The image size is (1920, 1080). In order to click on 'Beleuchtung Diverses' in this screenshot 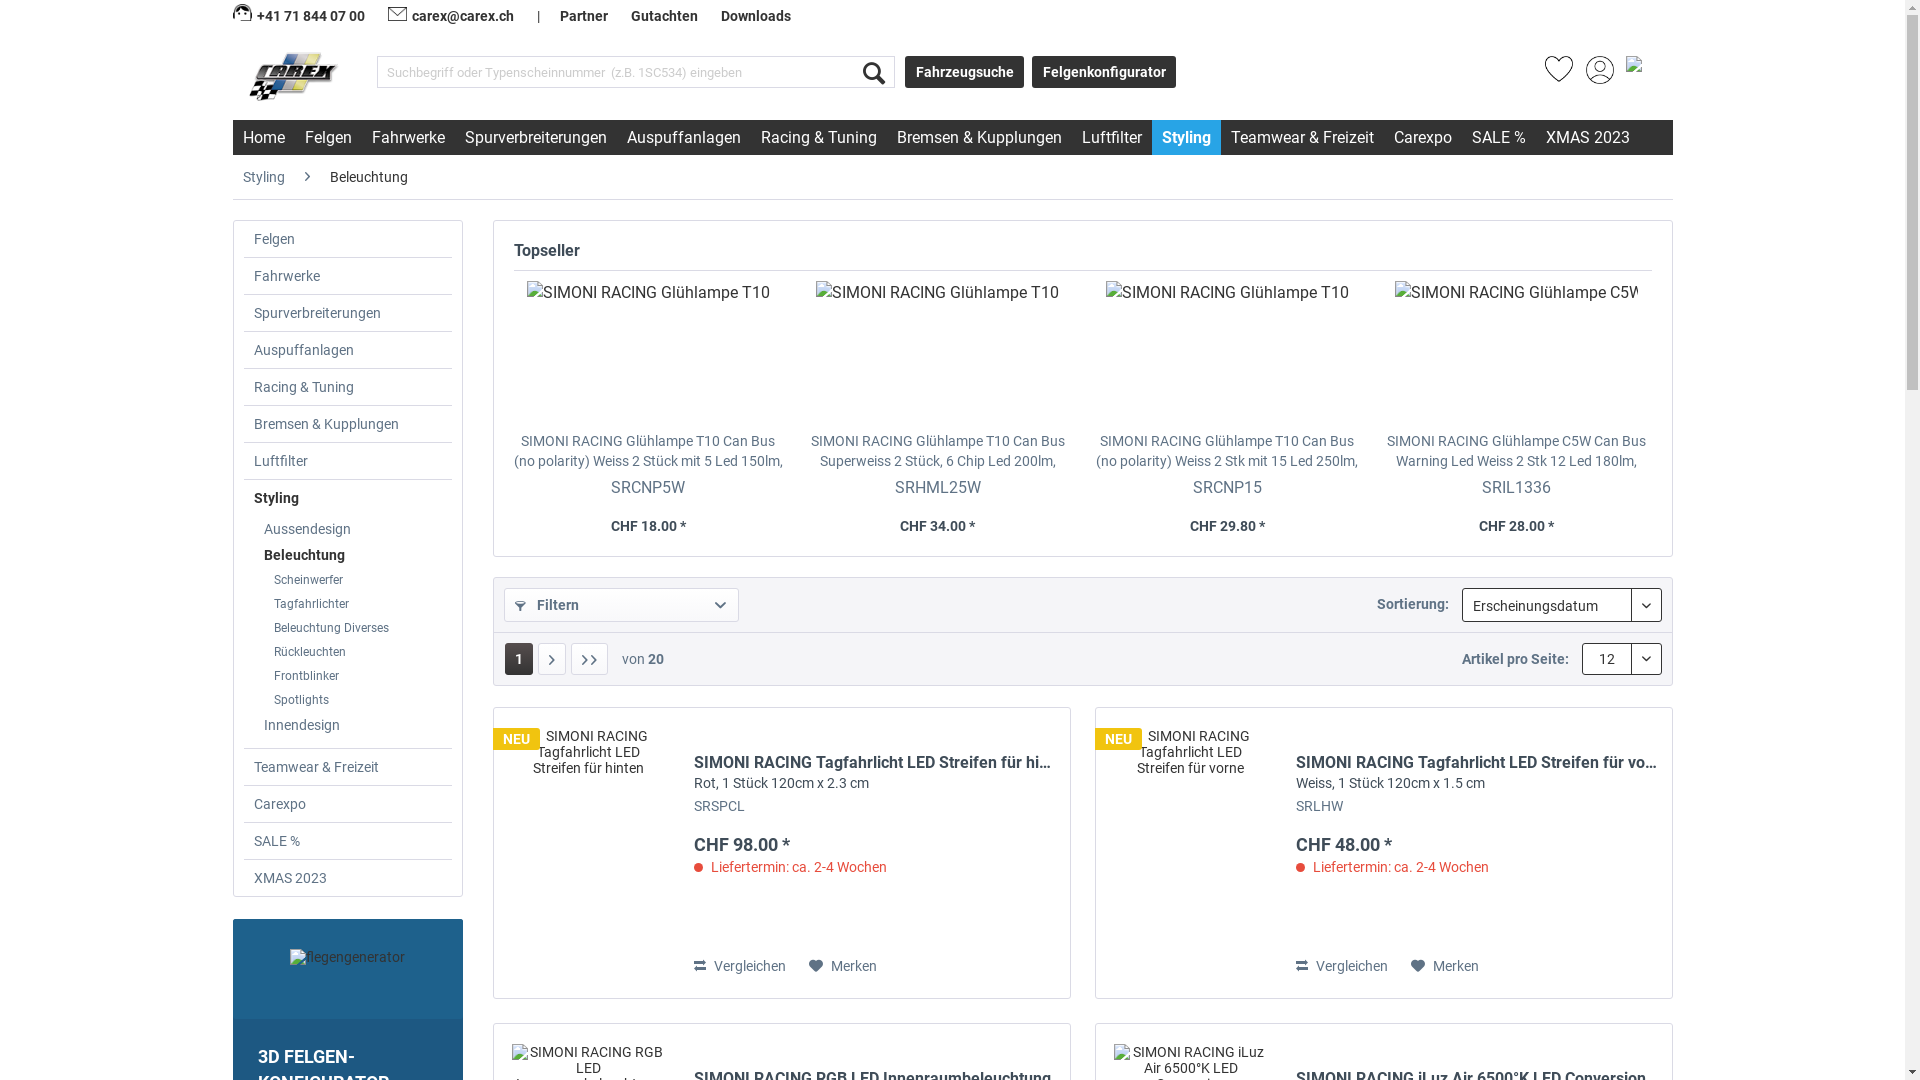, I will do `click(358, 627)`.